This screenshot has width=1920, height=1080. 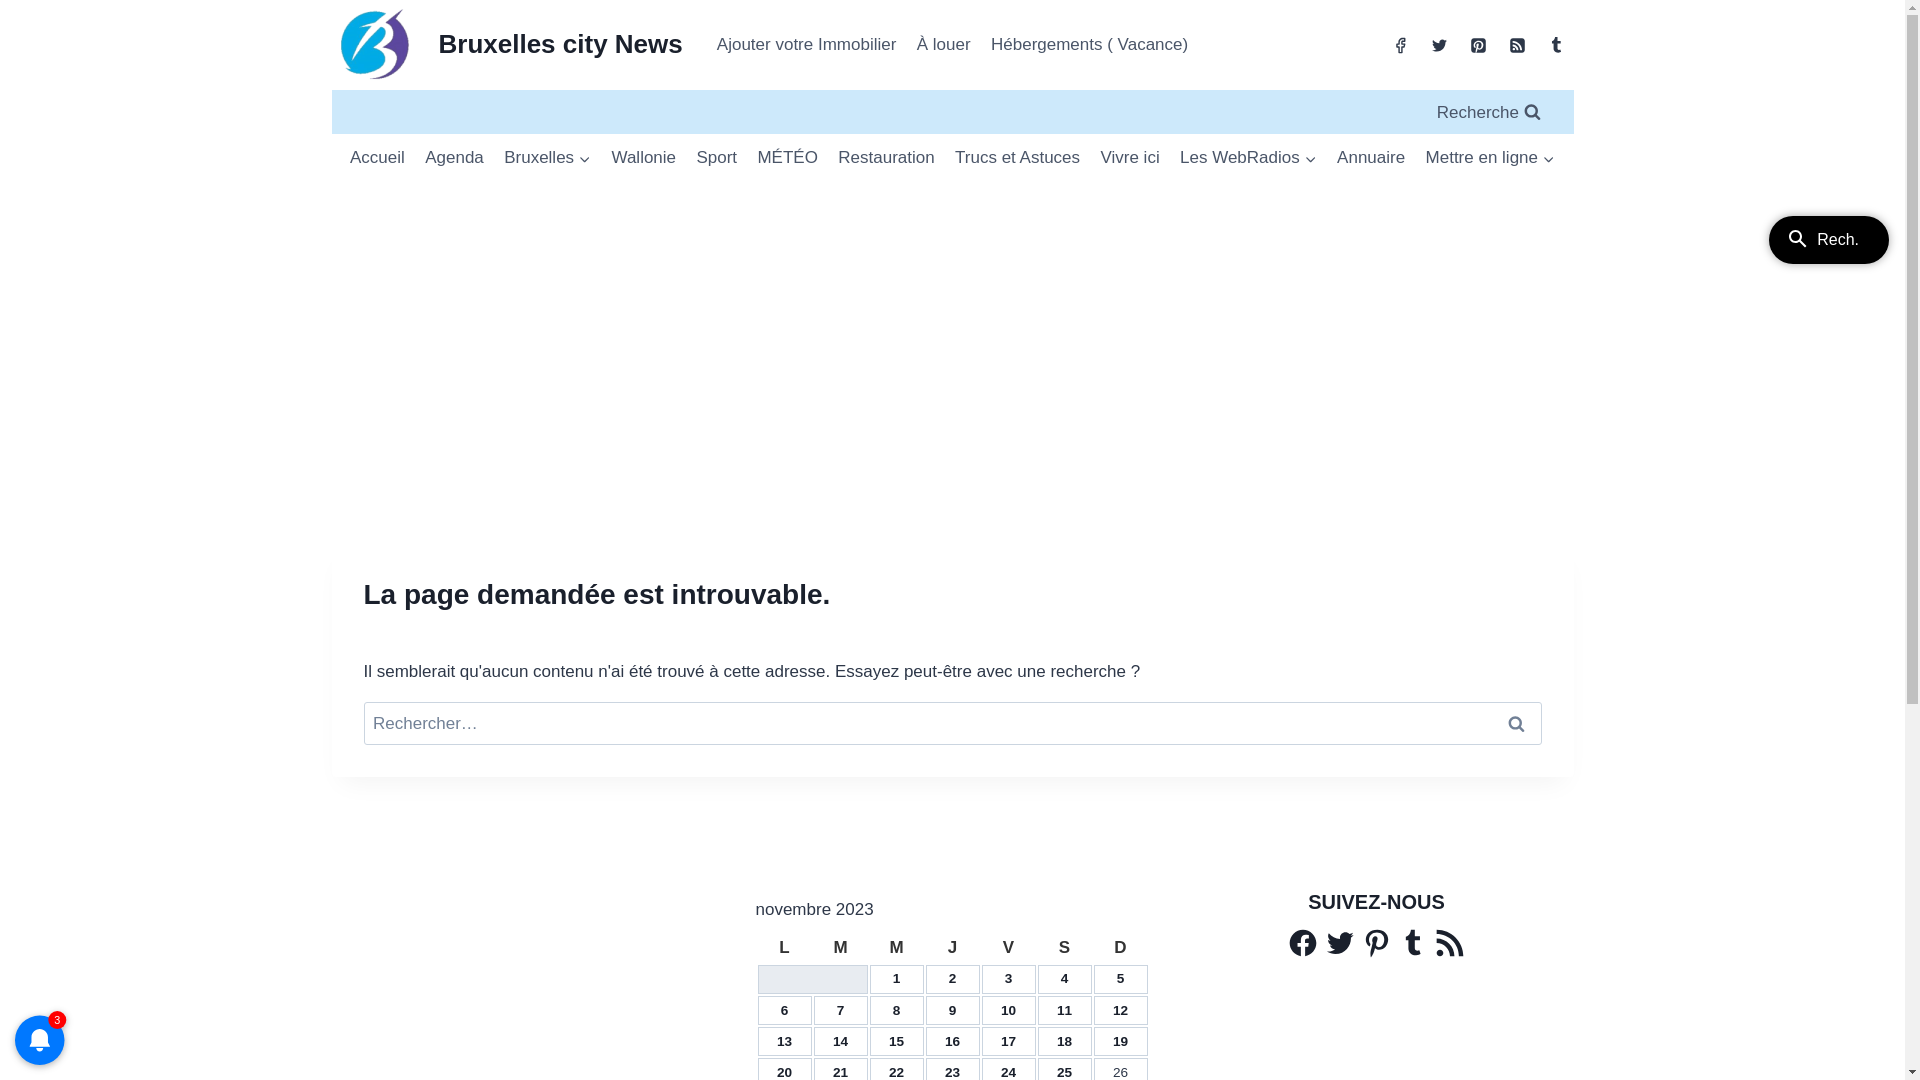 I want to click on 'Bruxelles', so click(x=547, y=157).